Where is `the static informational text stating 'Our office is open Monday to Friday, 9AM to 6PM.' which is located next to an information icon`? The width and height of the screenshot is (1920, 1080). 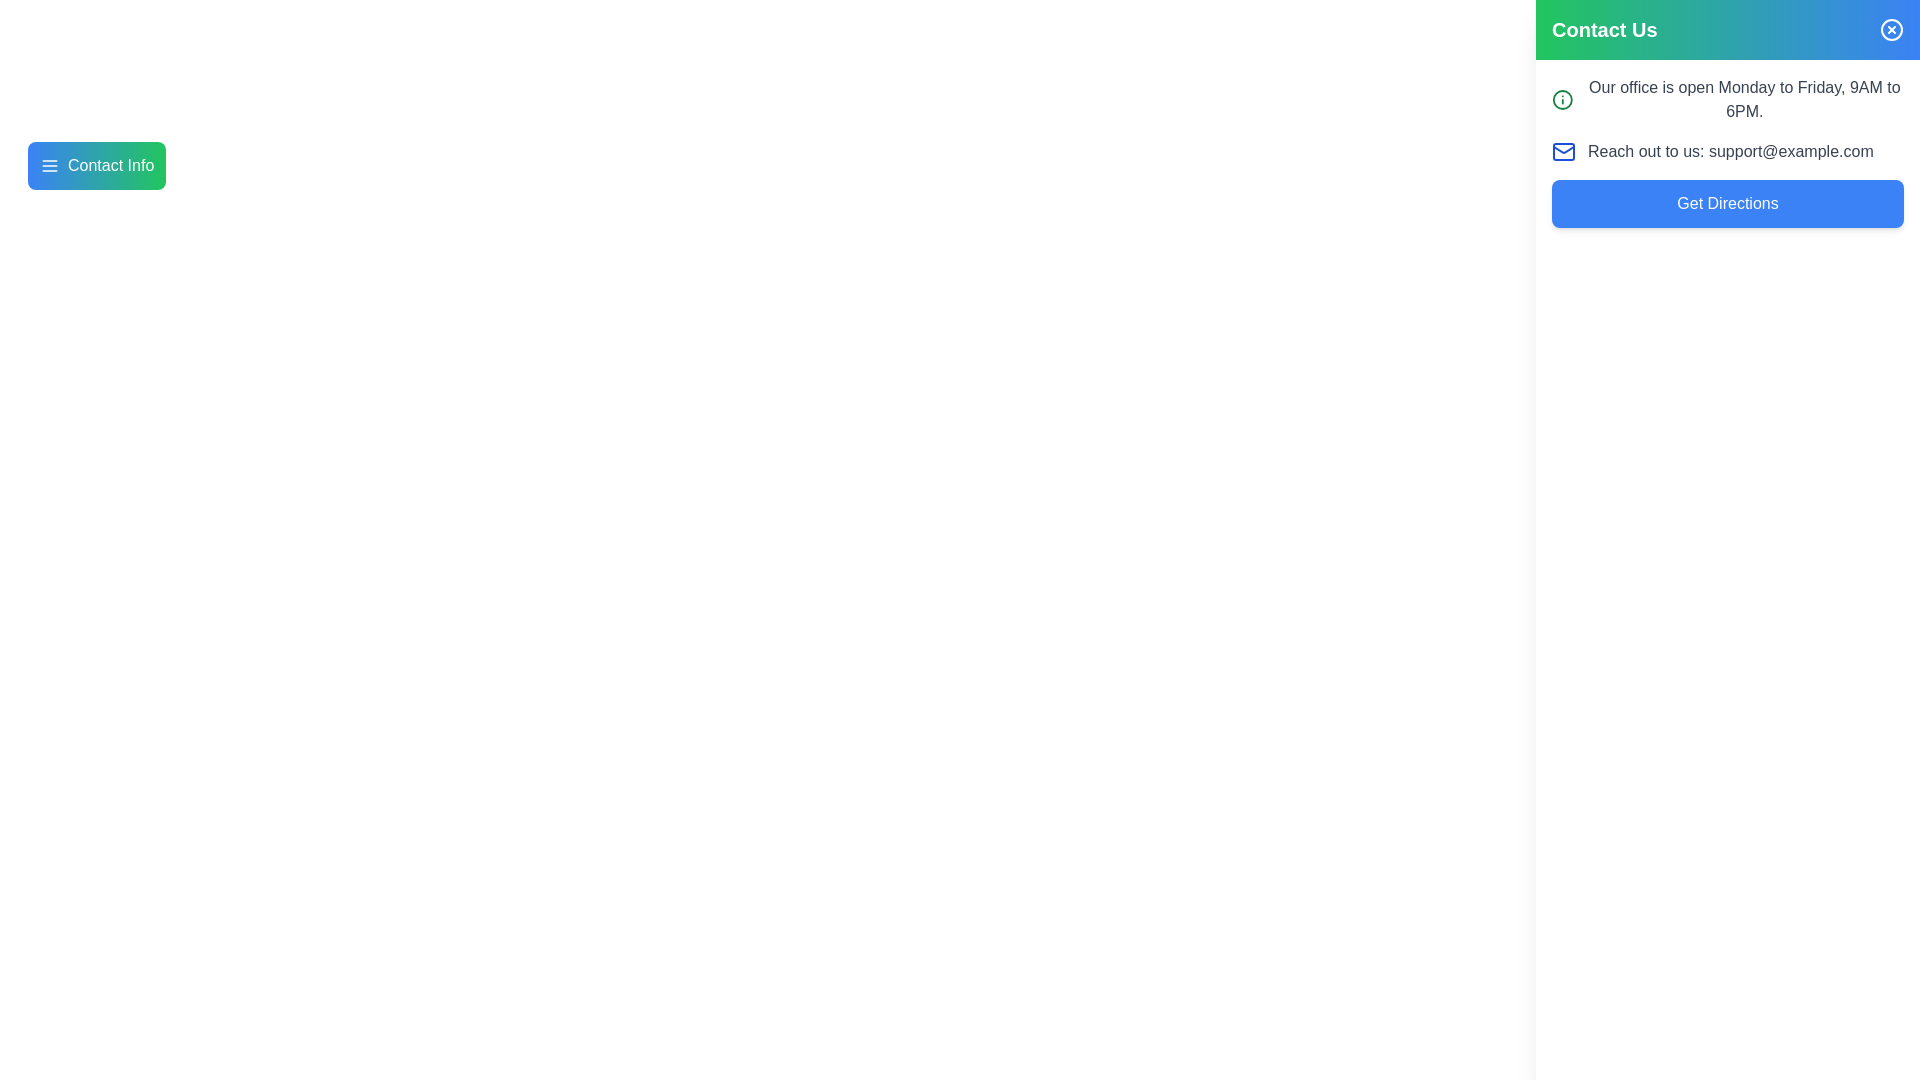 the static informational text stating 'Our office is open Monday to Friday, 9AM to 6PM.' which is located next to an information icon is located at coordinates (1727, 100).